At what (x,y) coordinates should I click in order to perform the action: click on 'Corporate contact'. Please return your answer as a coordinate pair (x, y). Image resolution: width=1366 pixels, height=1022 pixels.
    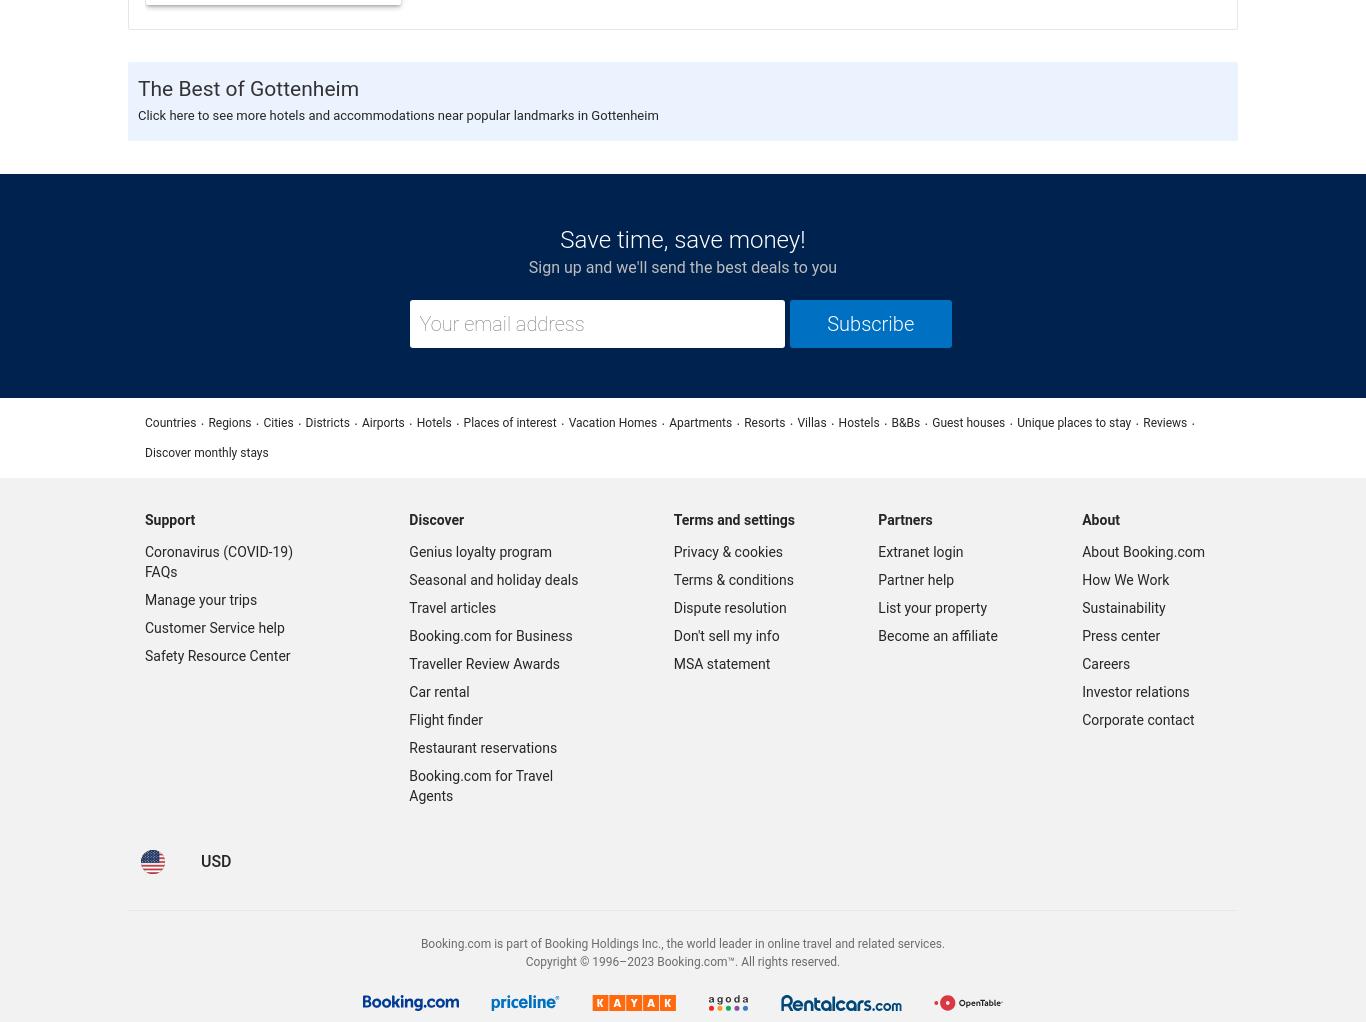
    Looking at the image, I should click on (1081, 719).